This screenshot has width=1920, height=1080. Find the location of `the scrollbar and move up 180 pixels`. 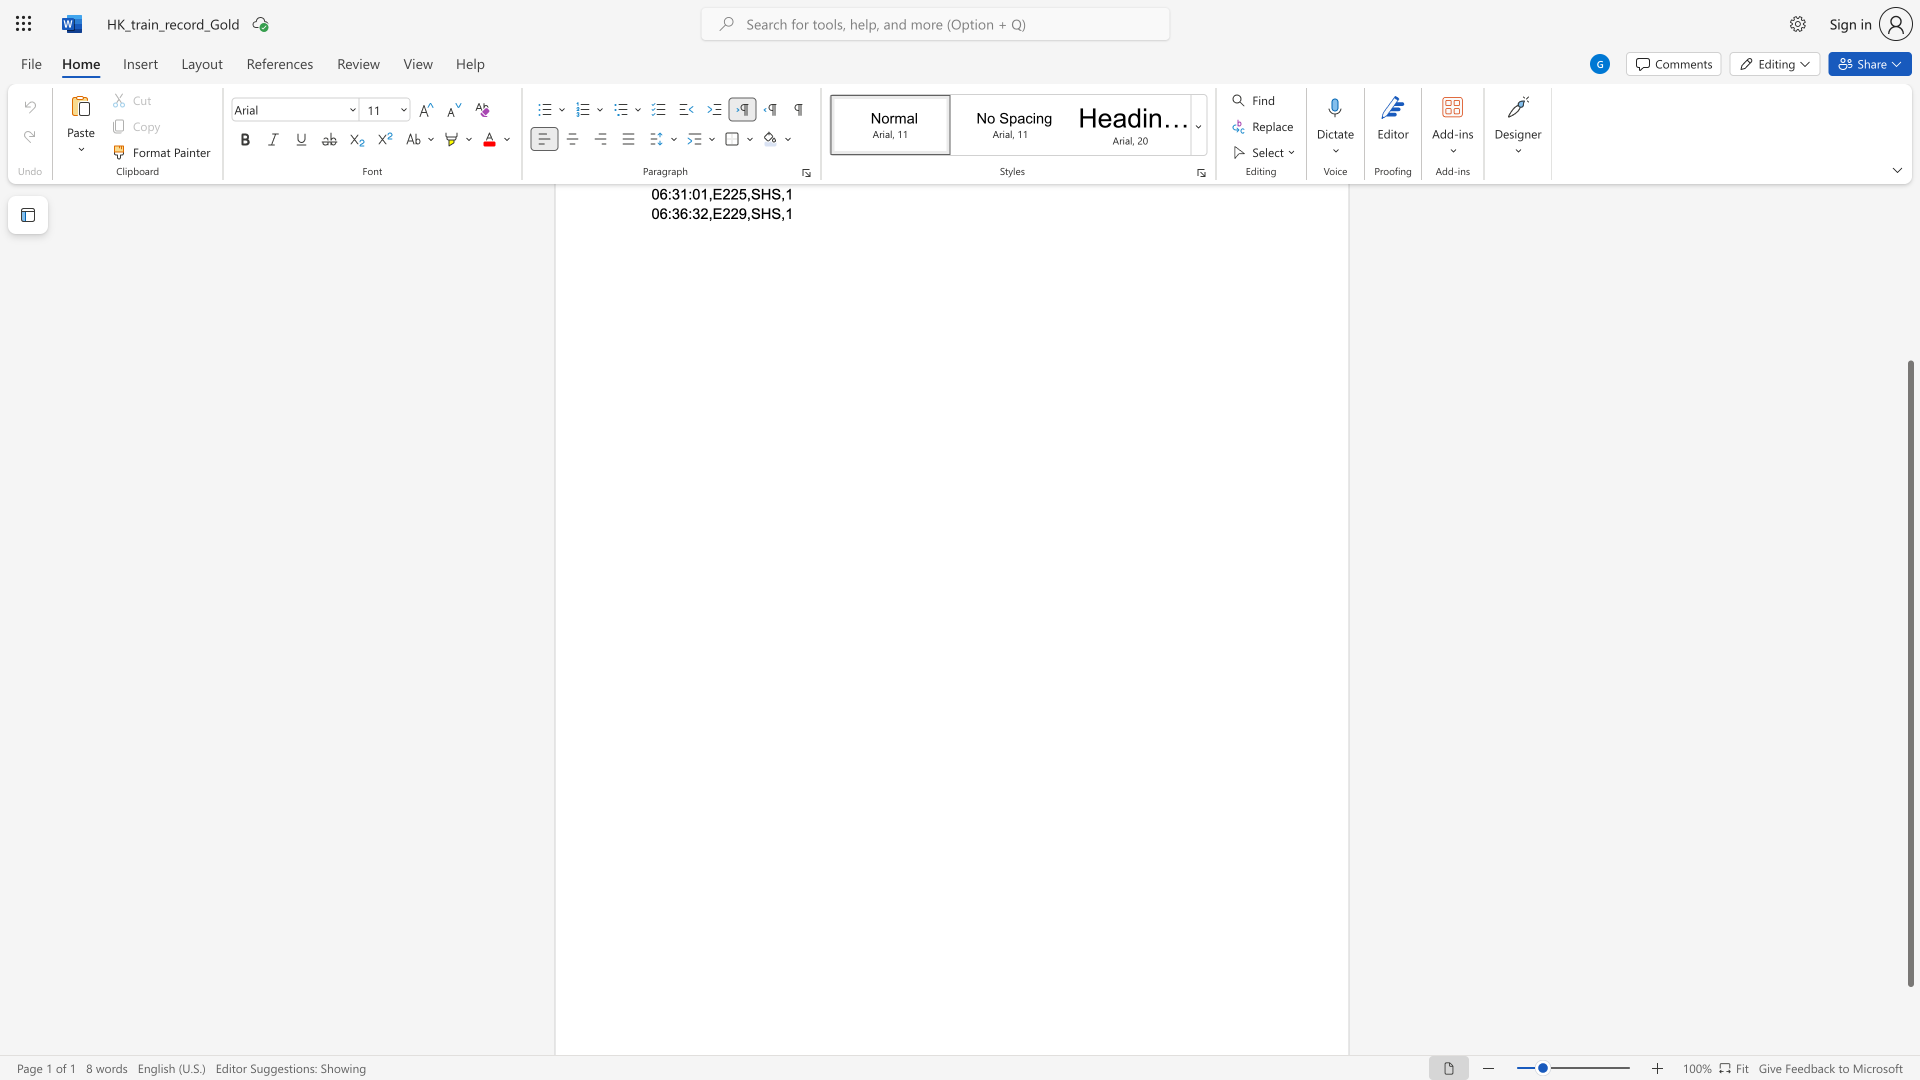

the scrollbar and move up 180 pixels is located at coordinates (1909, 674).